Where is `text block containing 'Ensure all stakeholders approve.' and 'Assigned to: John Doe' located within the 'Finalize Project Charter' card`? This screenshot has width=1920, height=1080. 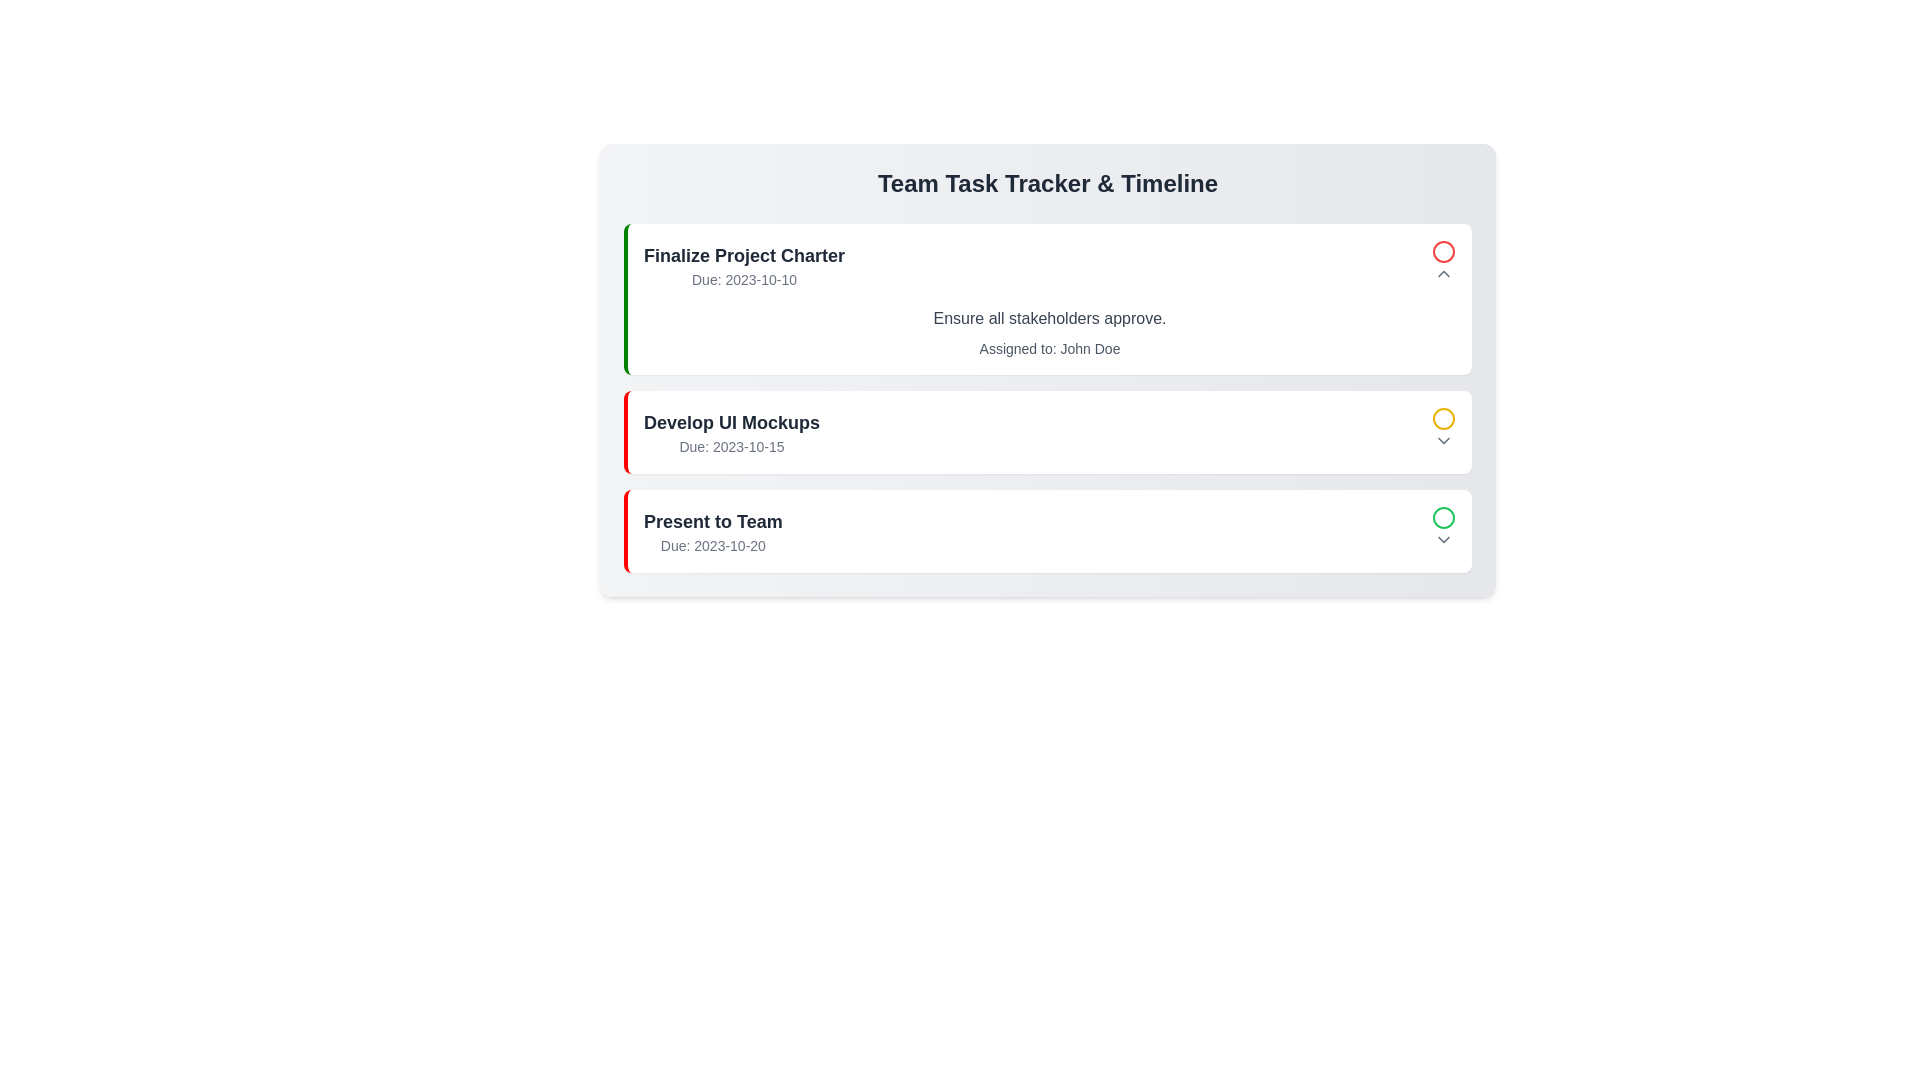 text block containing 'Ensure all stakeholders approve.' and 'Assigned to: John Doe' located within the 'Finalize Project Charter' card is located at coordinates (1049, 331).